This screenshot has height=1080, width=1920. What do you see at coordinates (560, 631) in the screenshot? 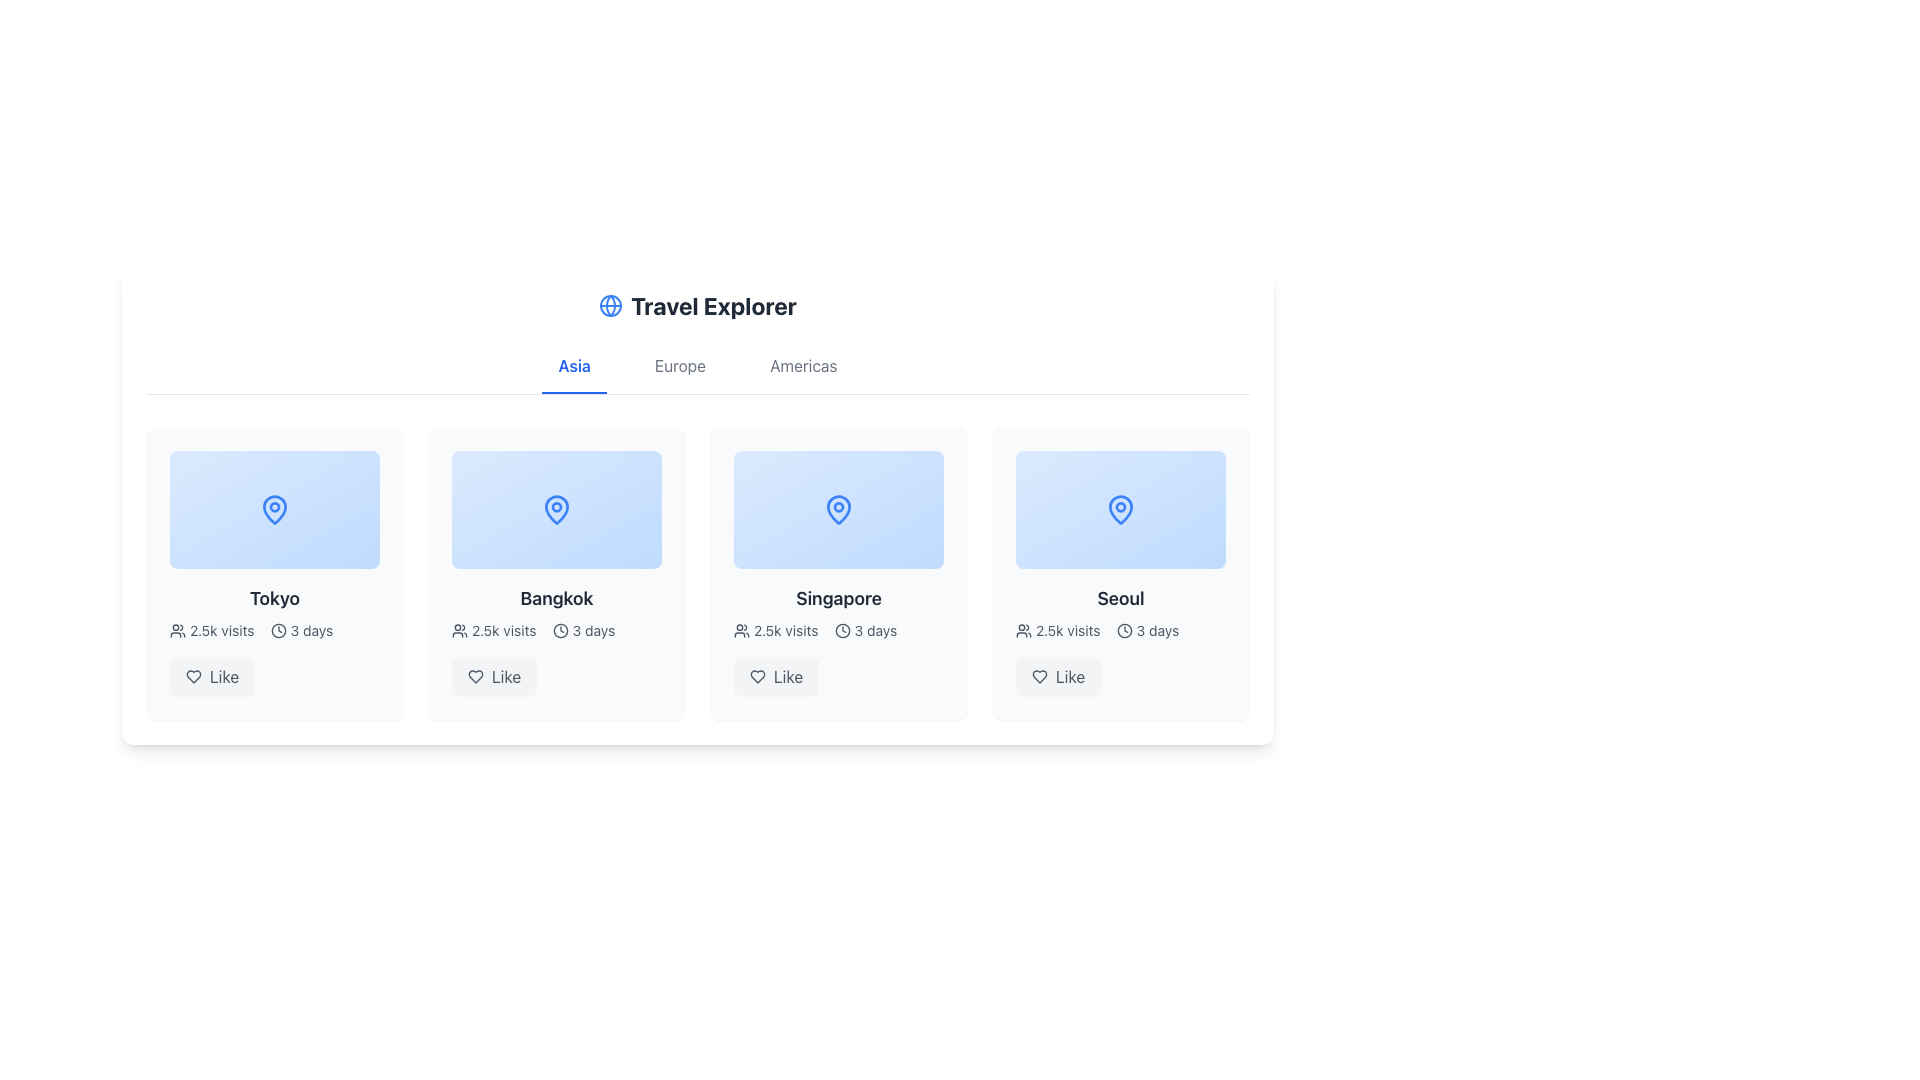
I see `the circular component of the clock icon that is located near the 'Bangkok' label, specifically adjacent to the '3 days' text at the bottom of the card` at bounding box center [560, 631].